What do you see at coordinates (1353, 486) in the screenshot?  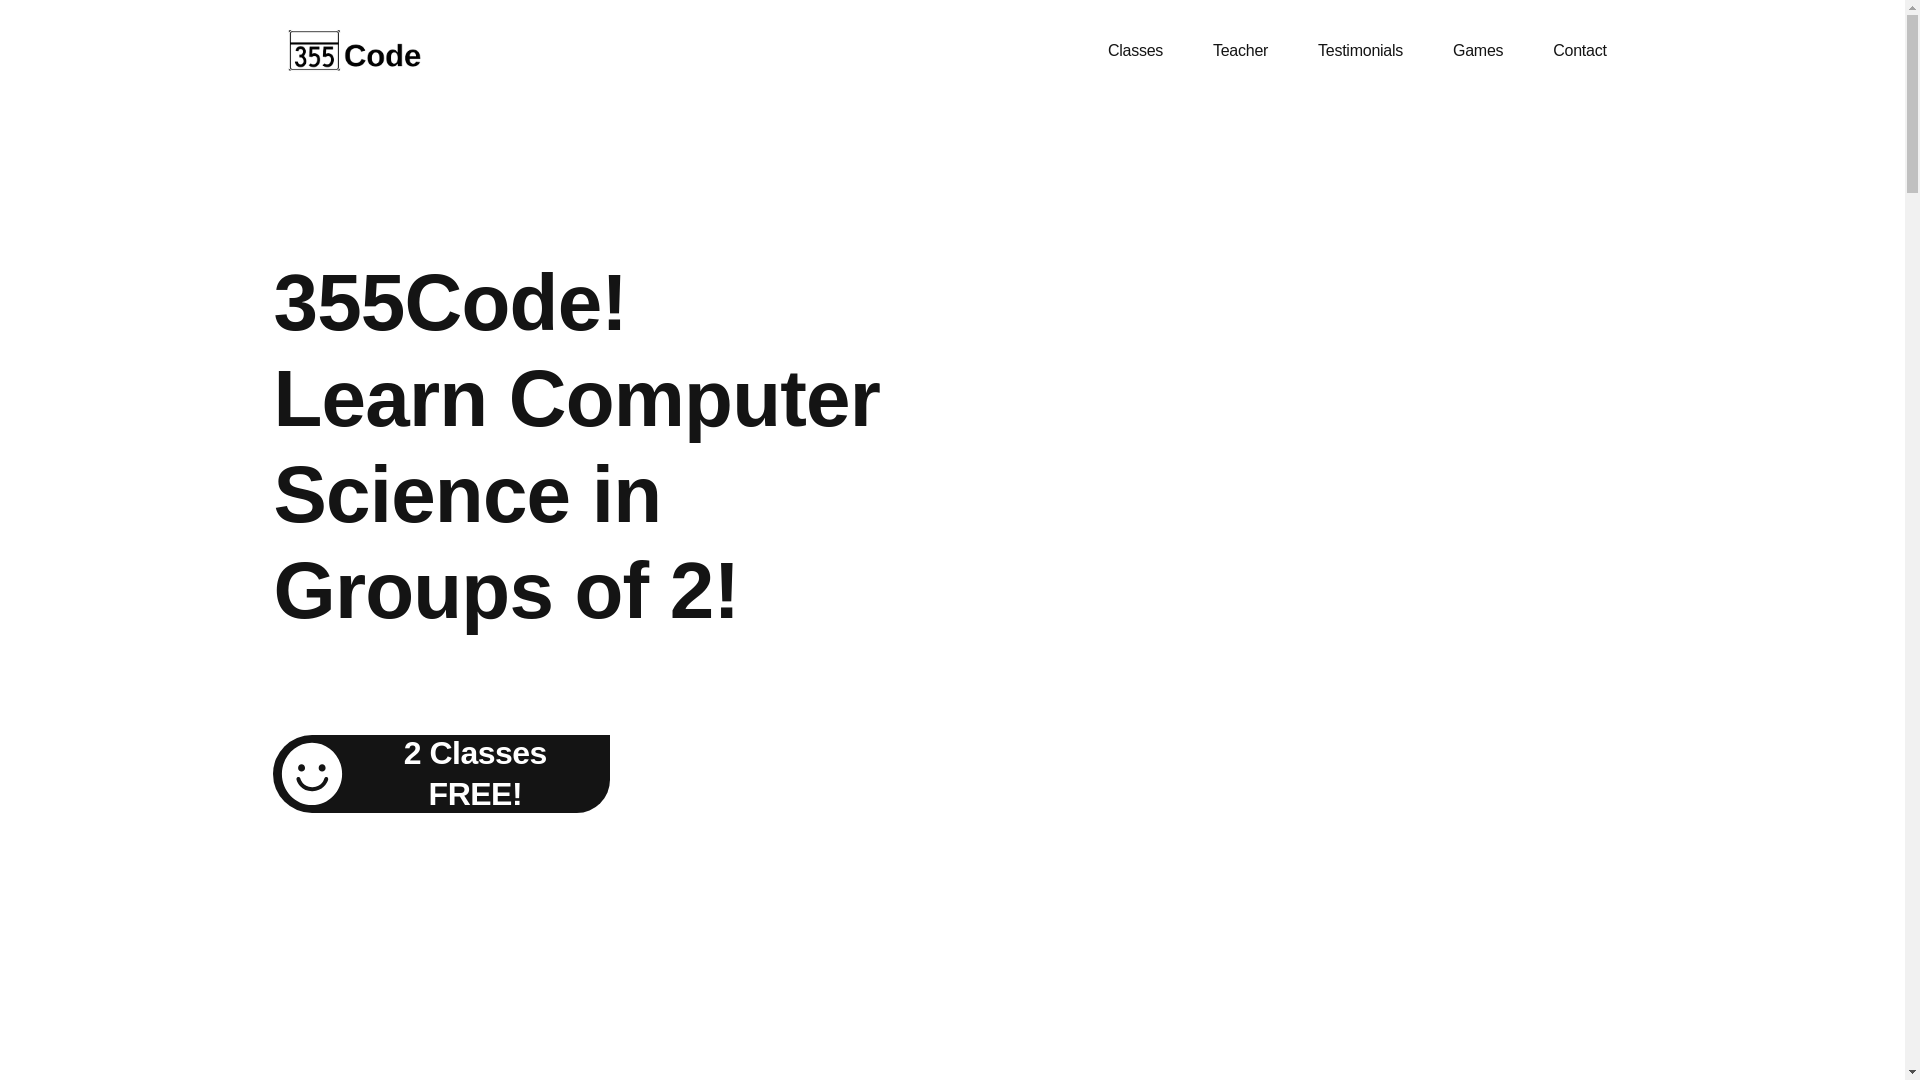 I see `'355Code: Course Introduction!'` at bounding box center [1353, 486].